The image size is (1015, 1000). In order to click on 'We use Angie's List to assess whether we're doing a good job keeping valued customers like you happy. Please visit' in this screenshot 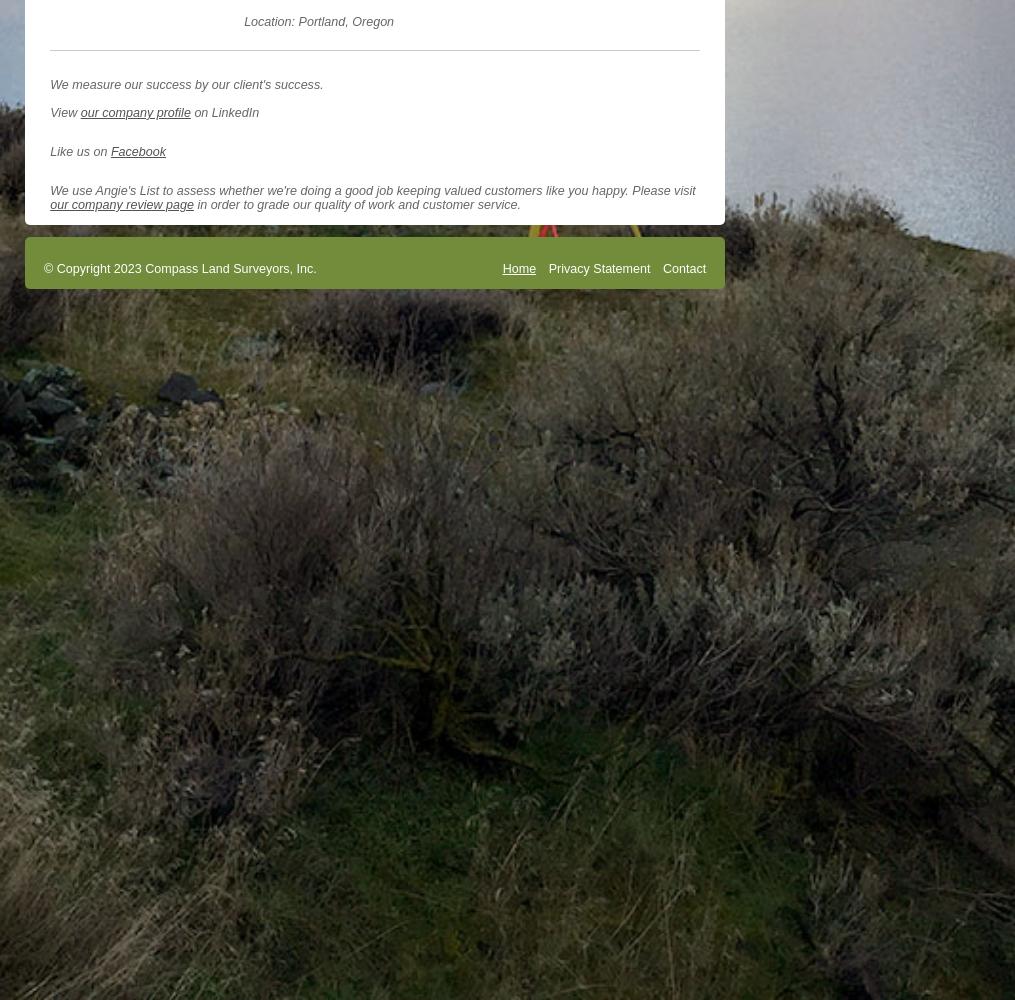, I will do `click(372, 190)`.